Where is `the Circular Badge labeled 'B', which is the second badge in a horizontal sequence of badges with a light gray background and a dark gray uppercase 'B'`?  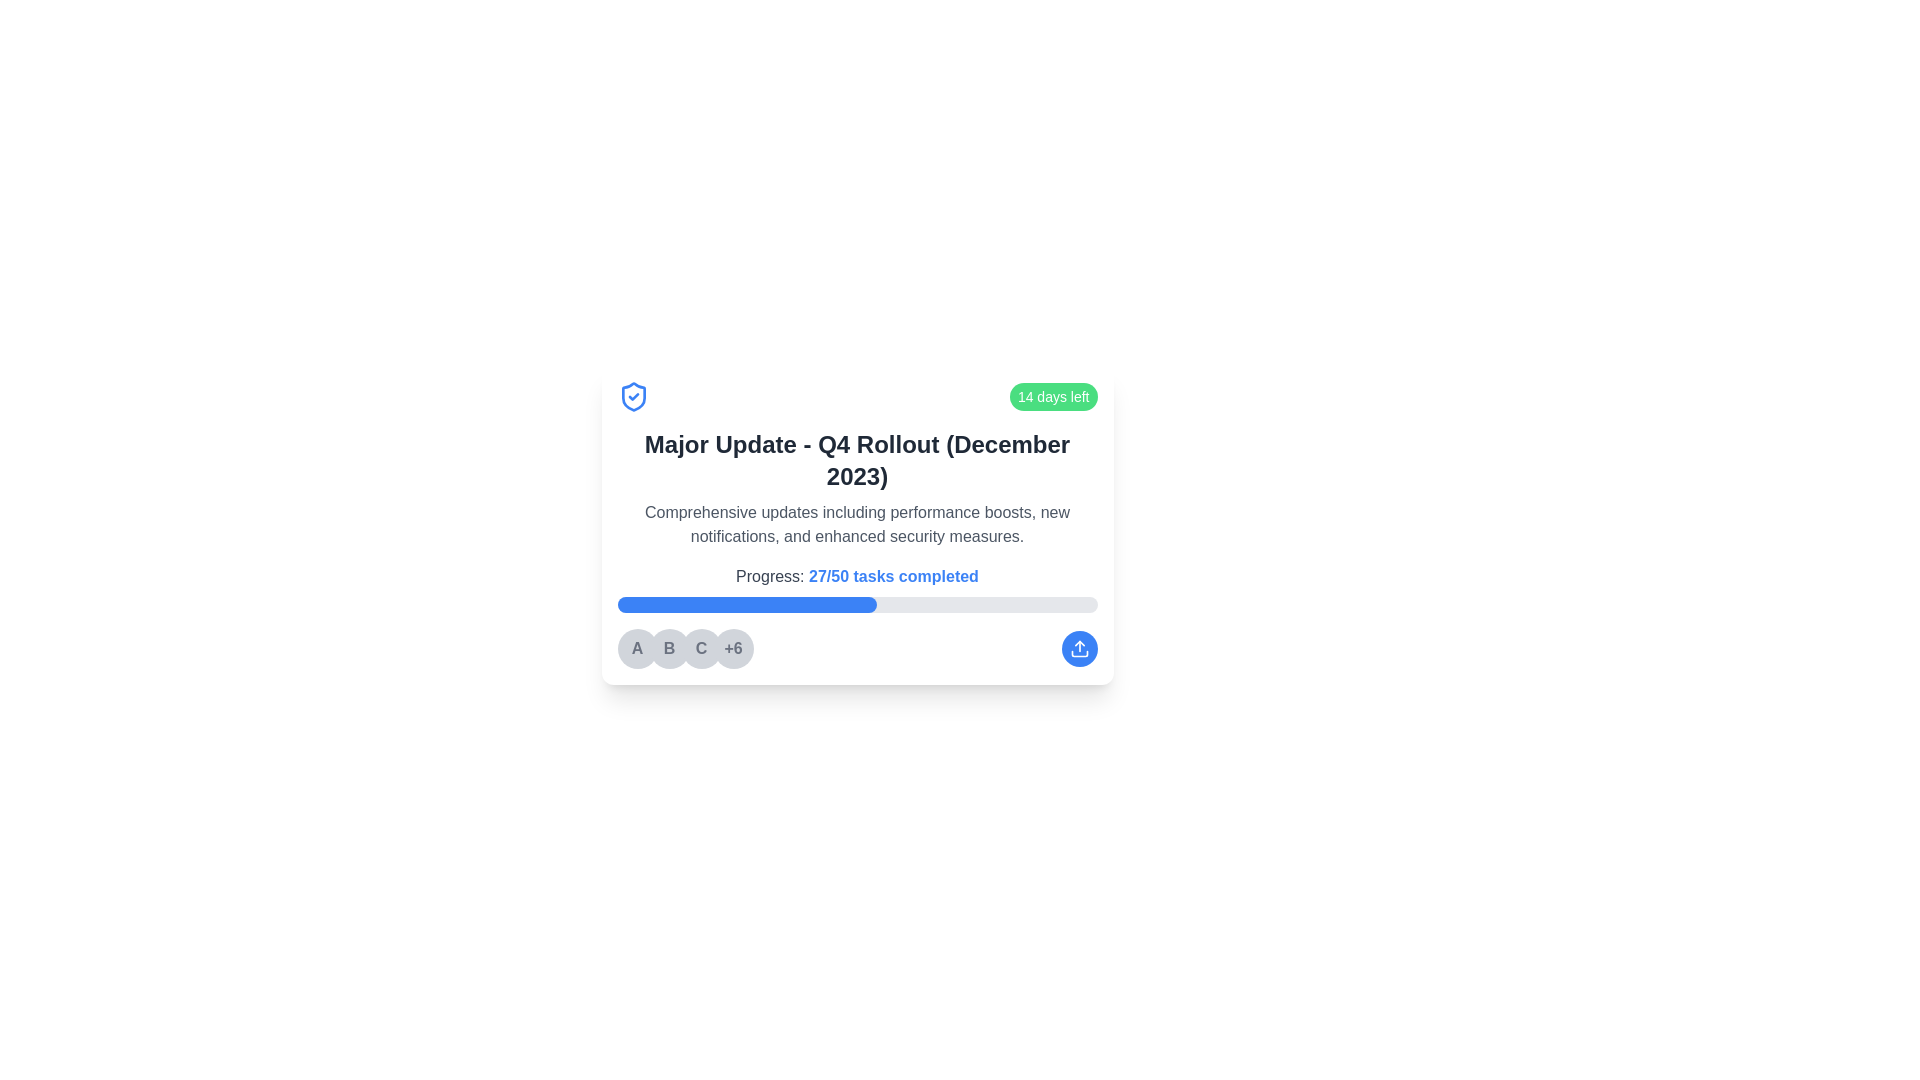
the Circular Badge labeled 'B', which is the second badge in a horizontal sequence of badges with a light gray background and a dark gray uppercase 'B' is located at coordinates (669, 648).